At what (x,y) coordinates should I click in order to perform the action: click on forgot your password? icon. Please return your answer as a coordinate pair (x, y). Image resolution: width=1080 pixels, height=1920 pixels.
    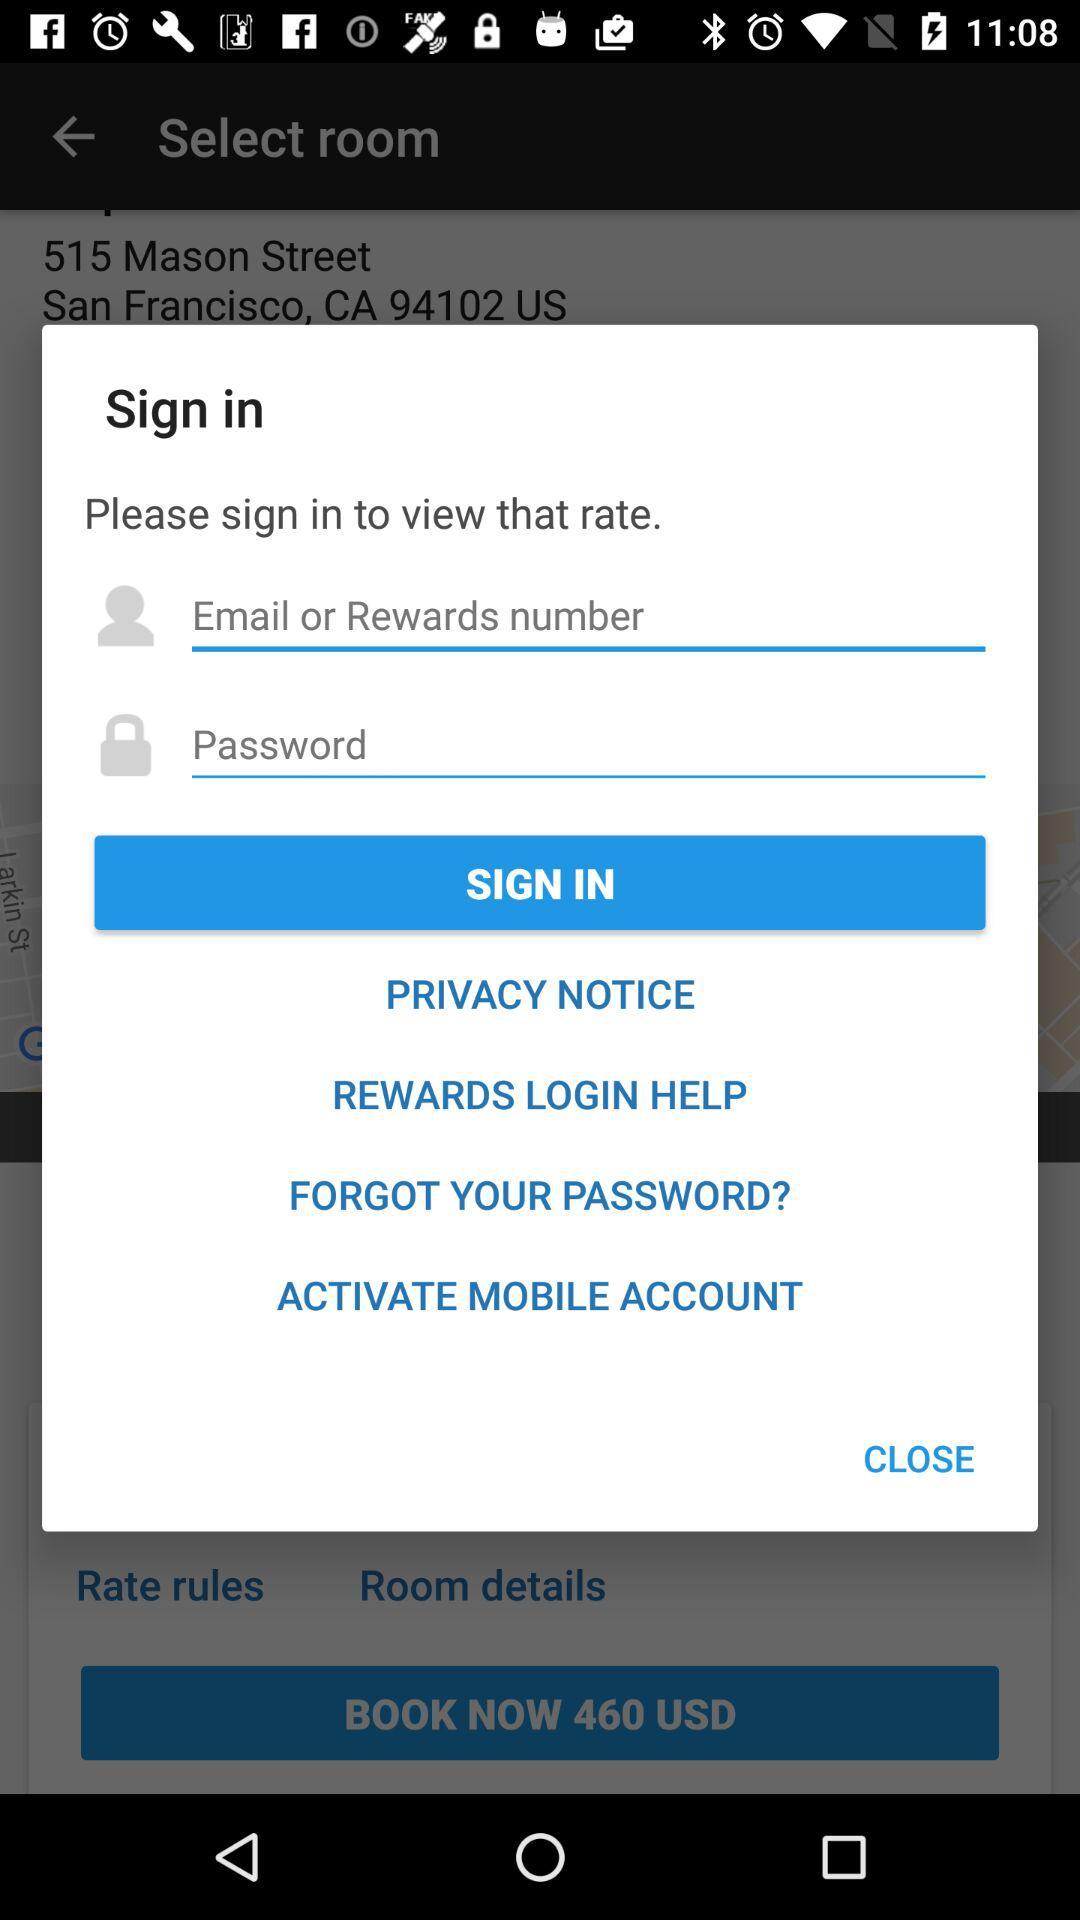
    Looking at the image, I should click on (540, 1194).